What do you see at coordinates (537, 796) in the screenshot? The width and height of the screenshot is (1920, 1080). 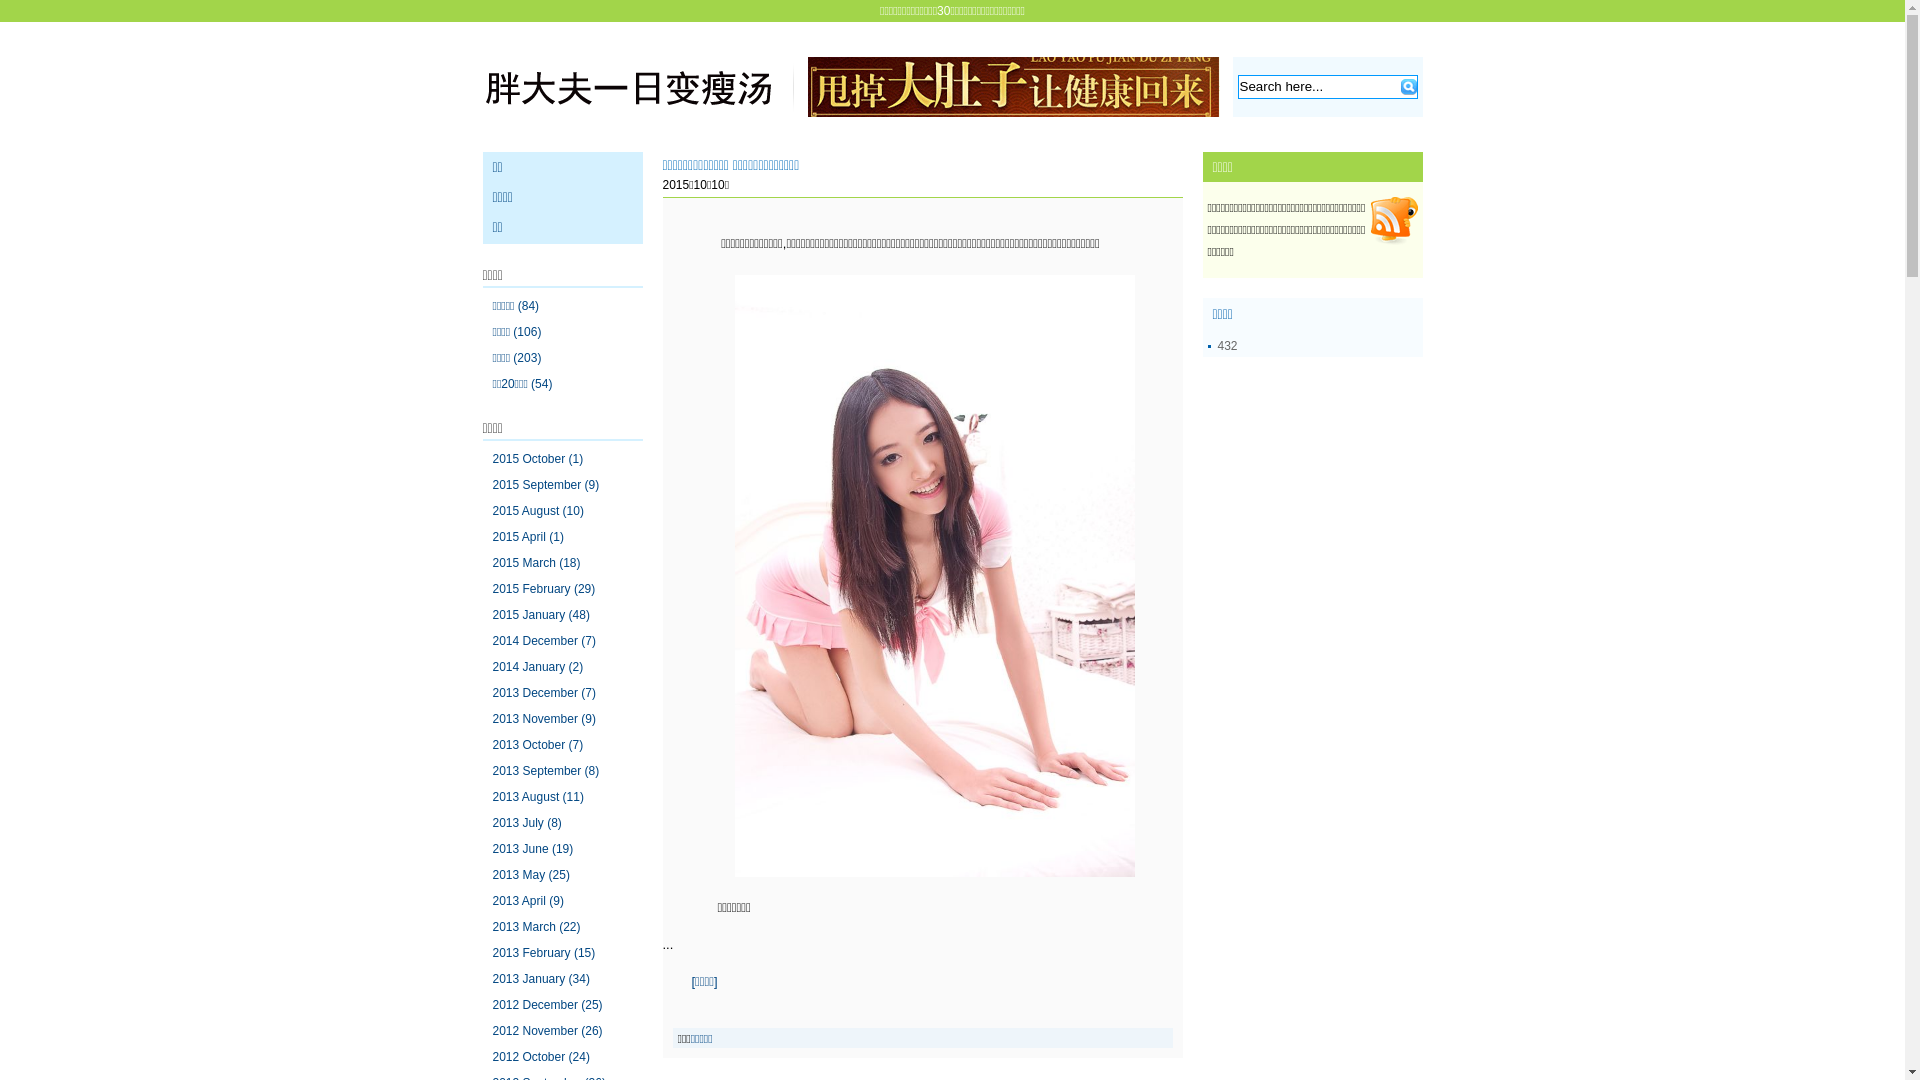 I see `'2013 August (11)'` at bounding box center [537, 796].